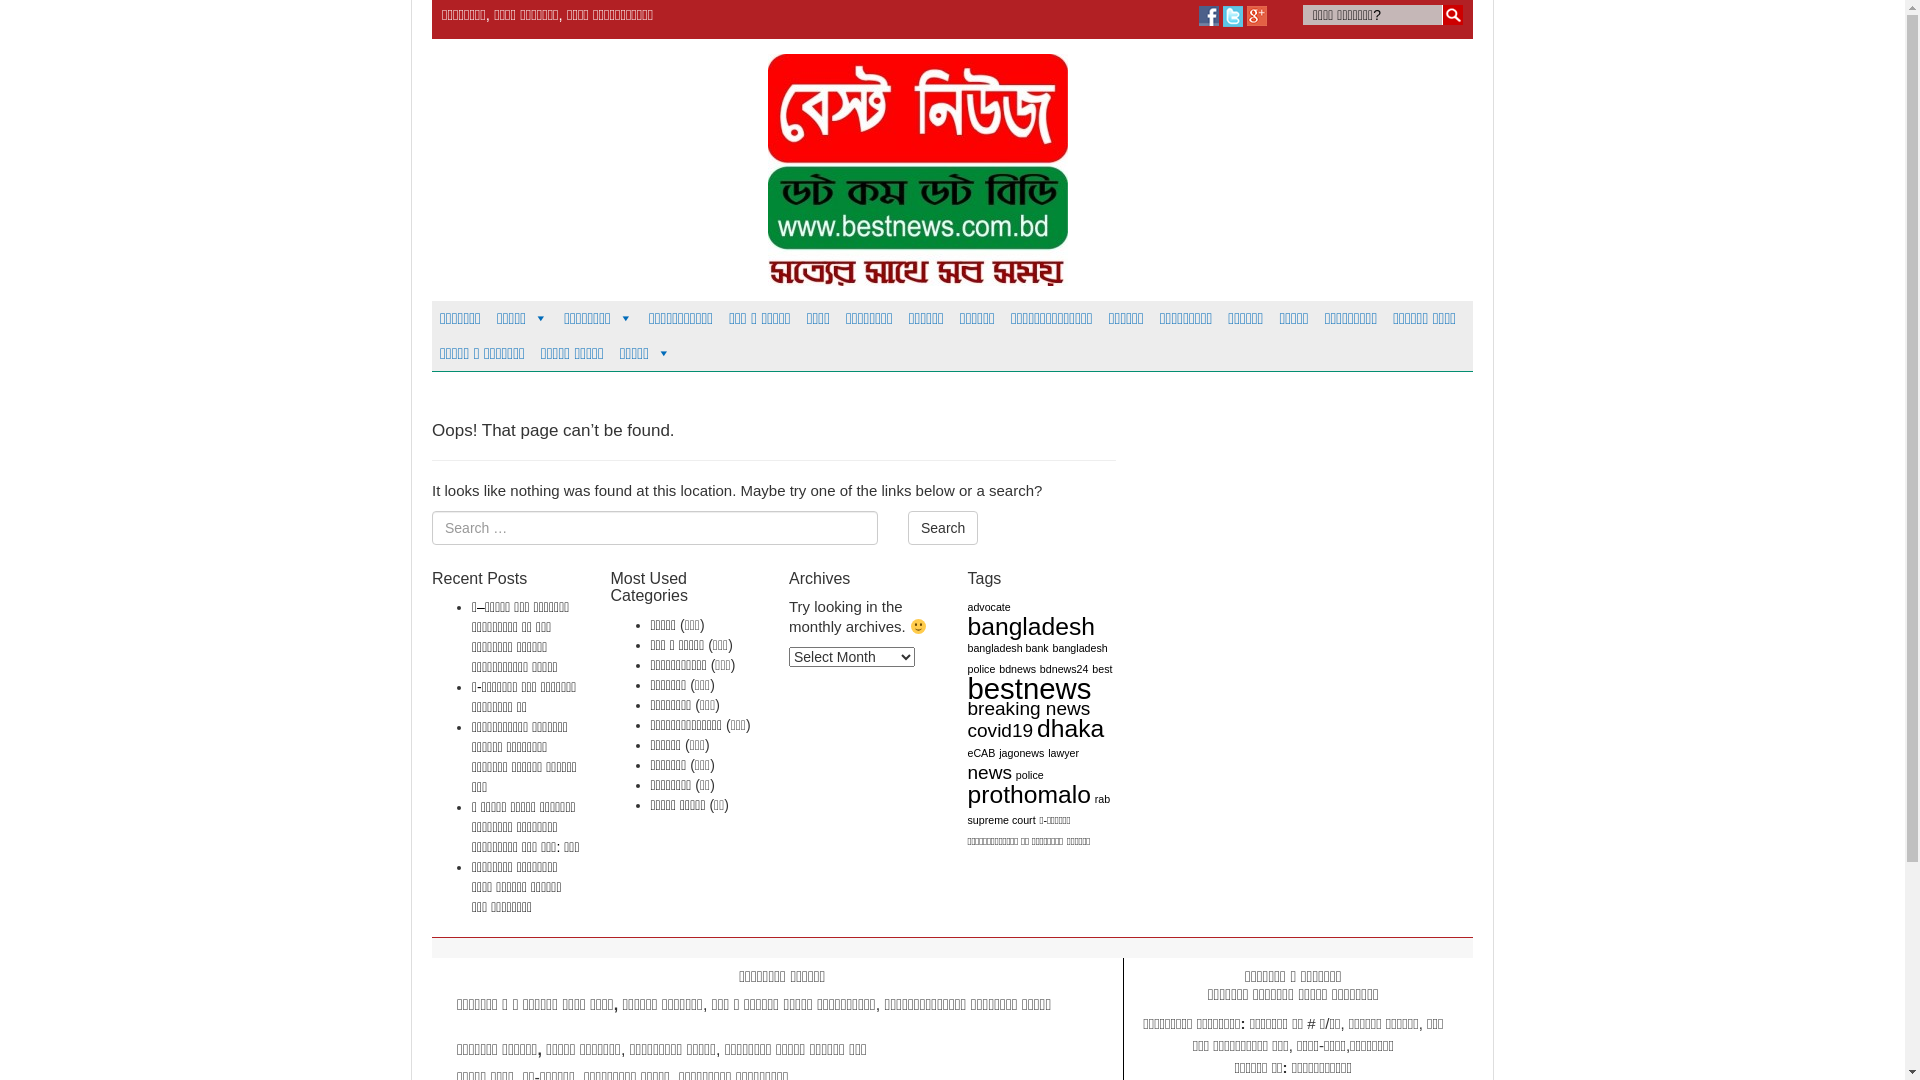 This screenshot has height=1080, width=1920. I want to click on 'bestnews', so click(968, 687).